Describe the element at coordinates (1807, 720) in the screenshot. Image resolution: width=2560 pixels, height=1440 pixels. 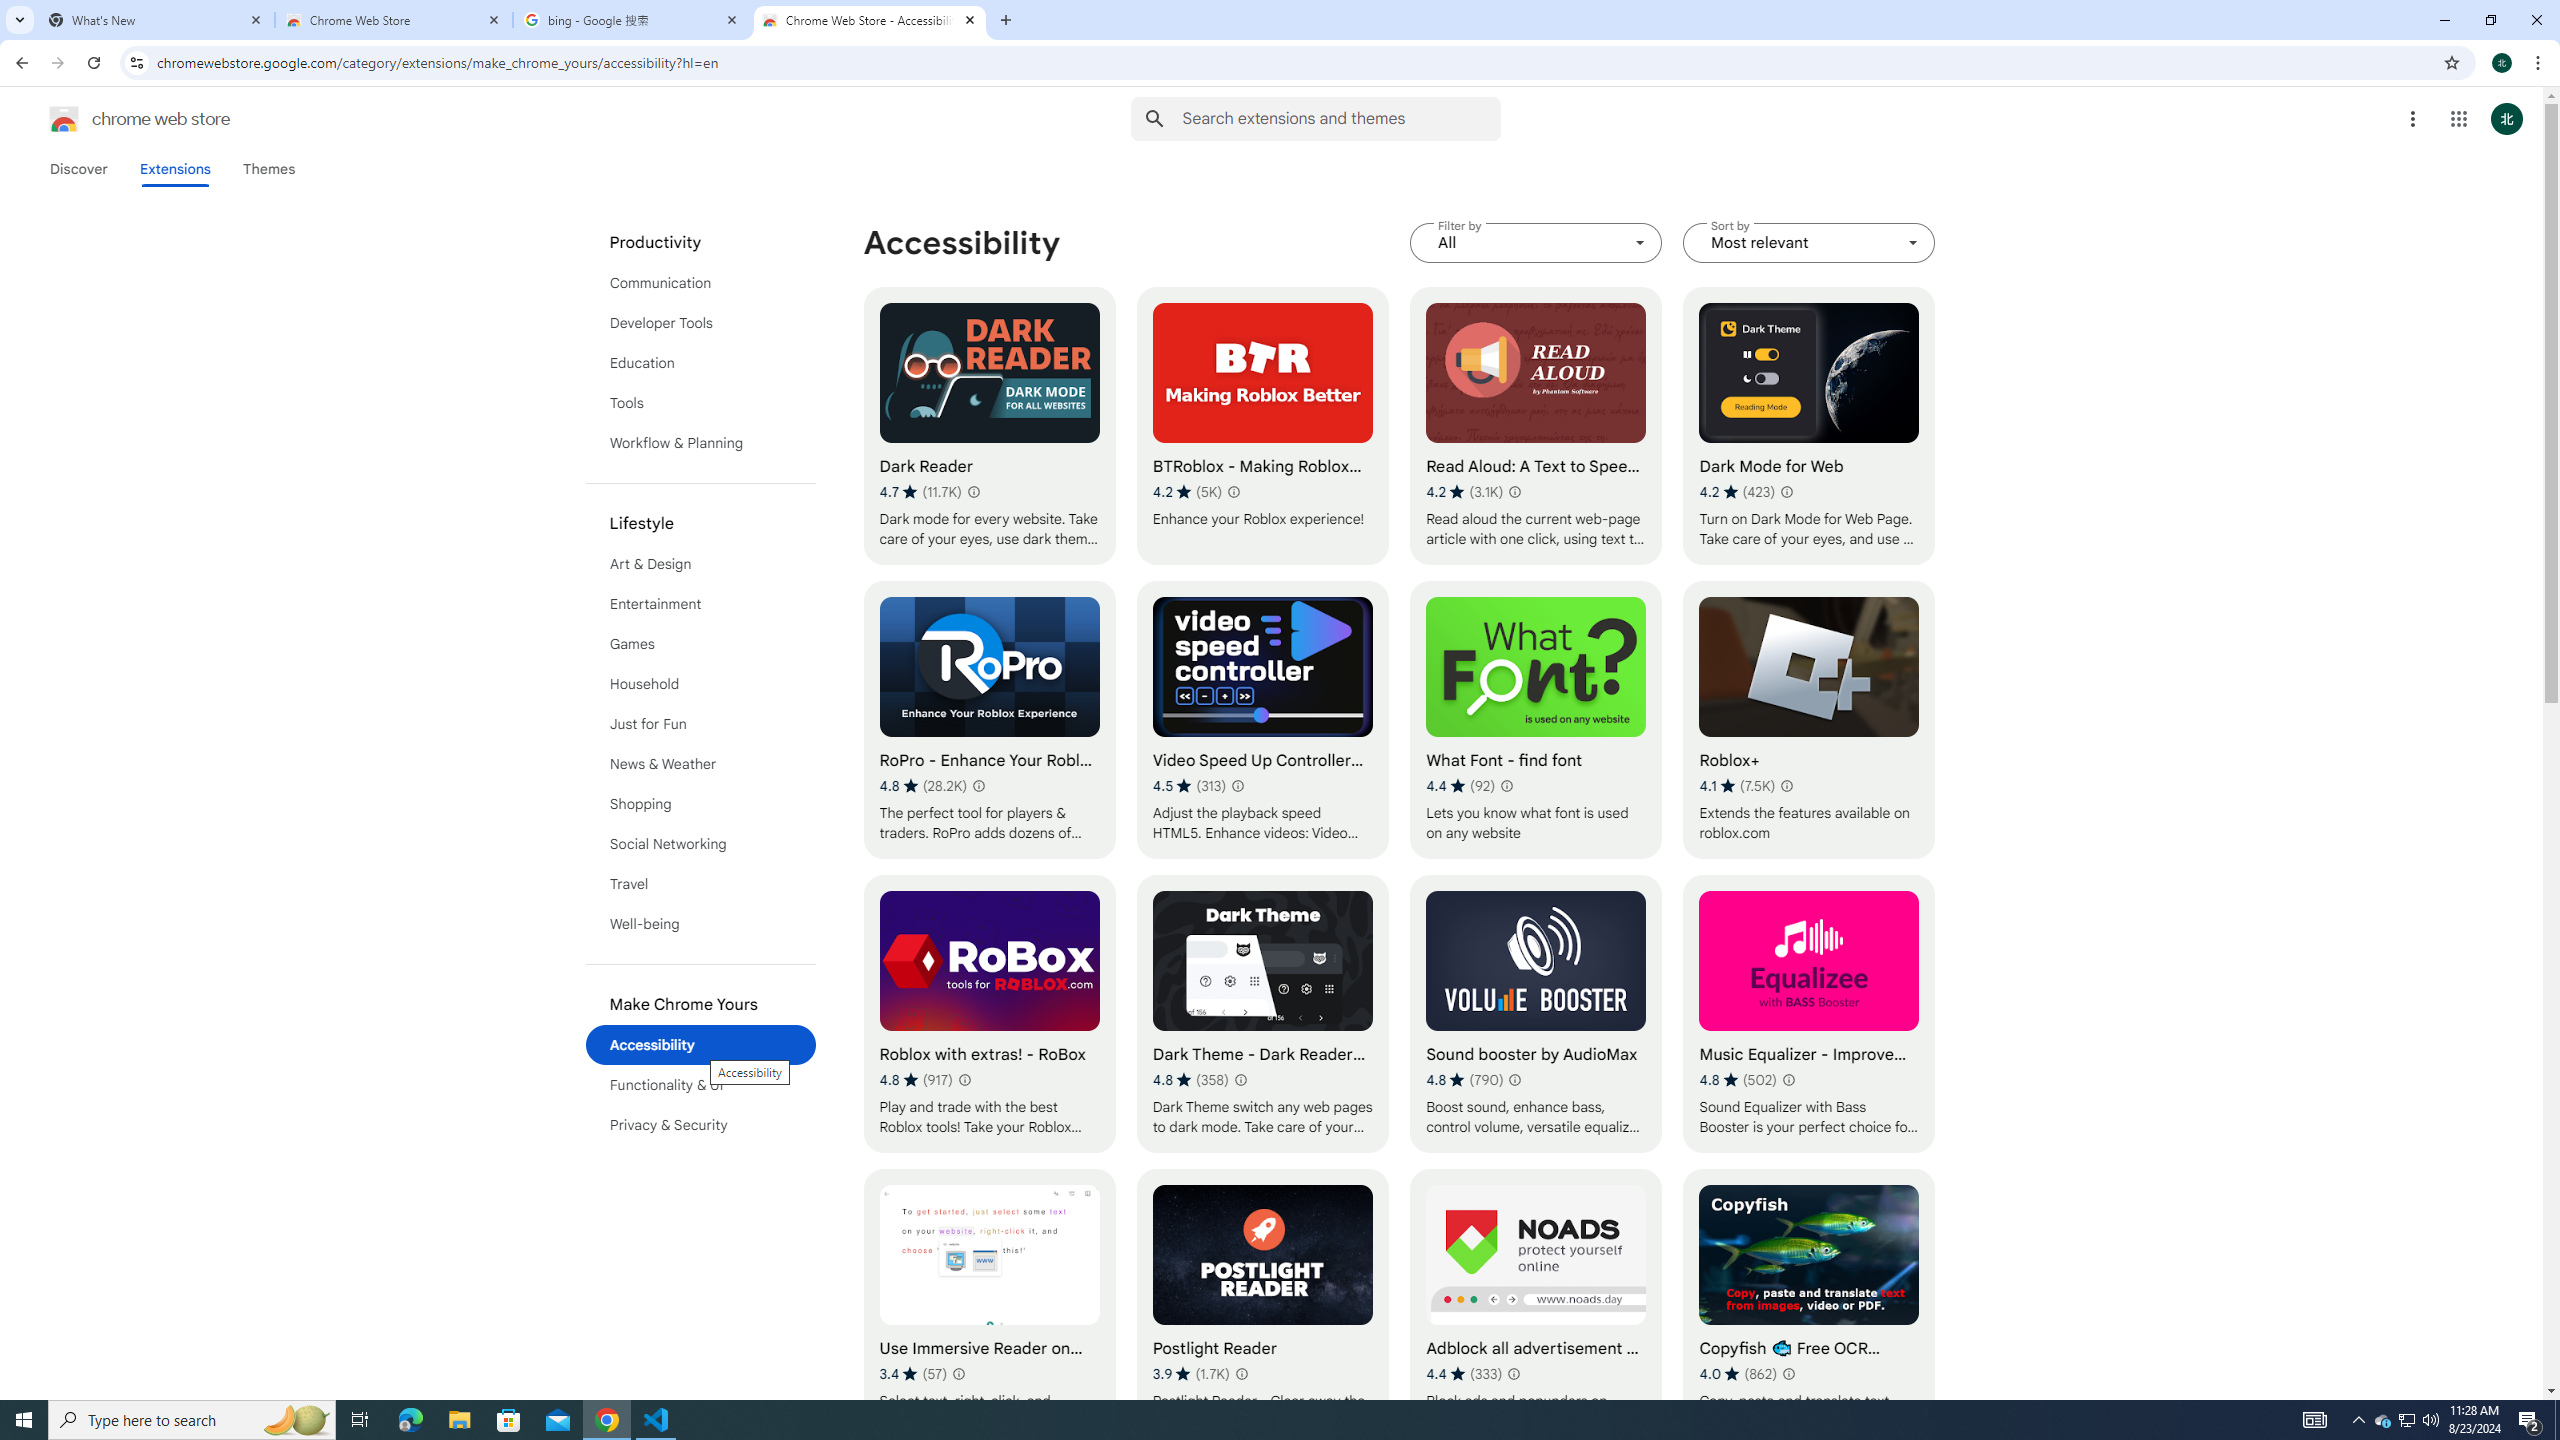
I see `'Roblox+'` at that location.